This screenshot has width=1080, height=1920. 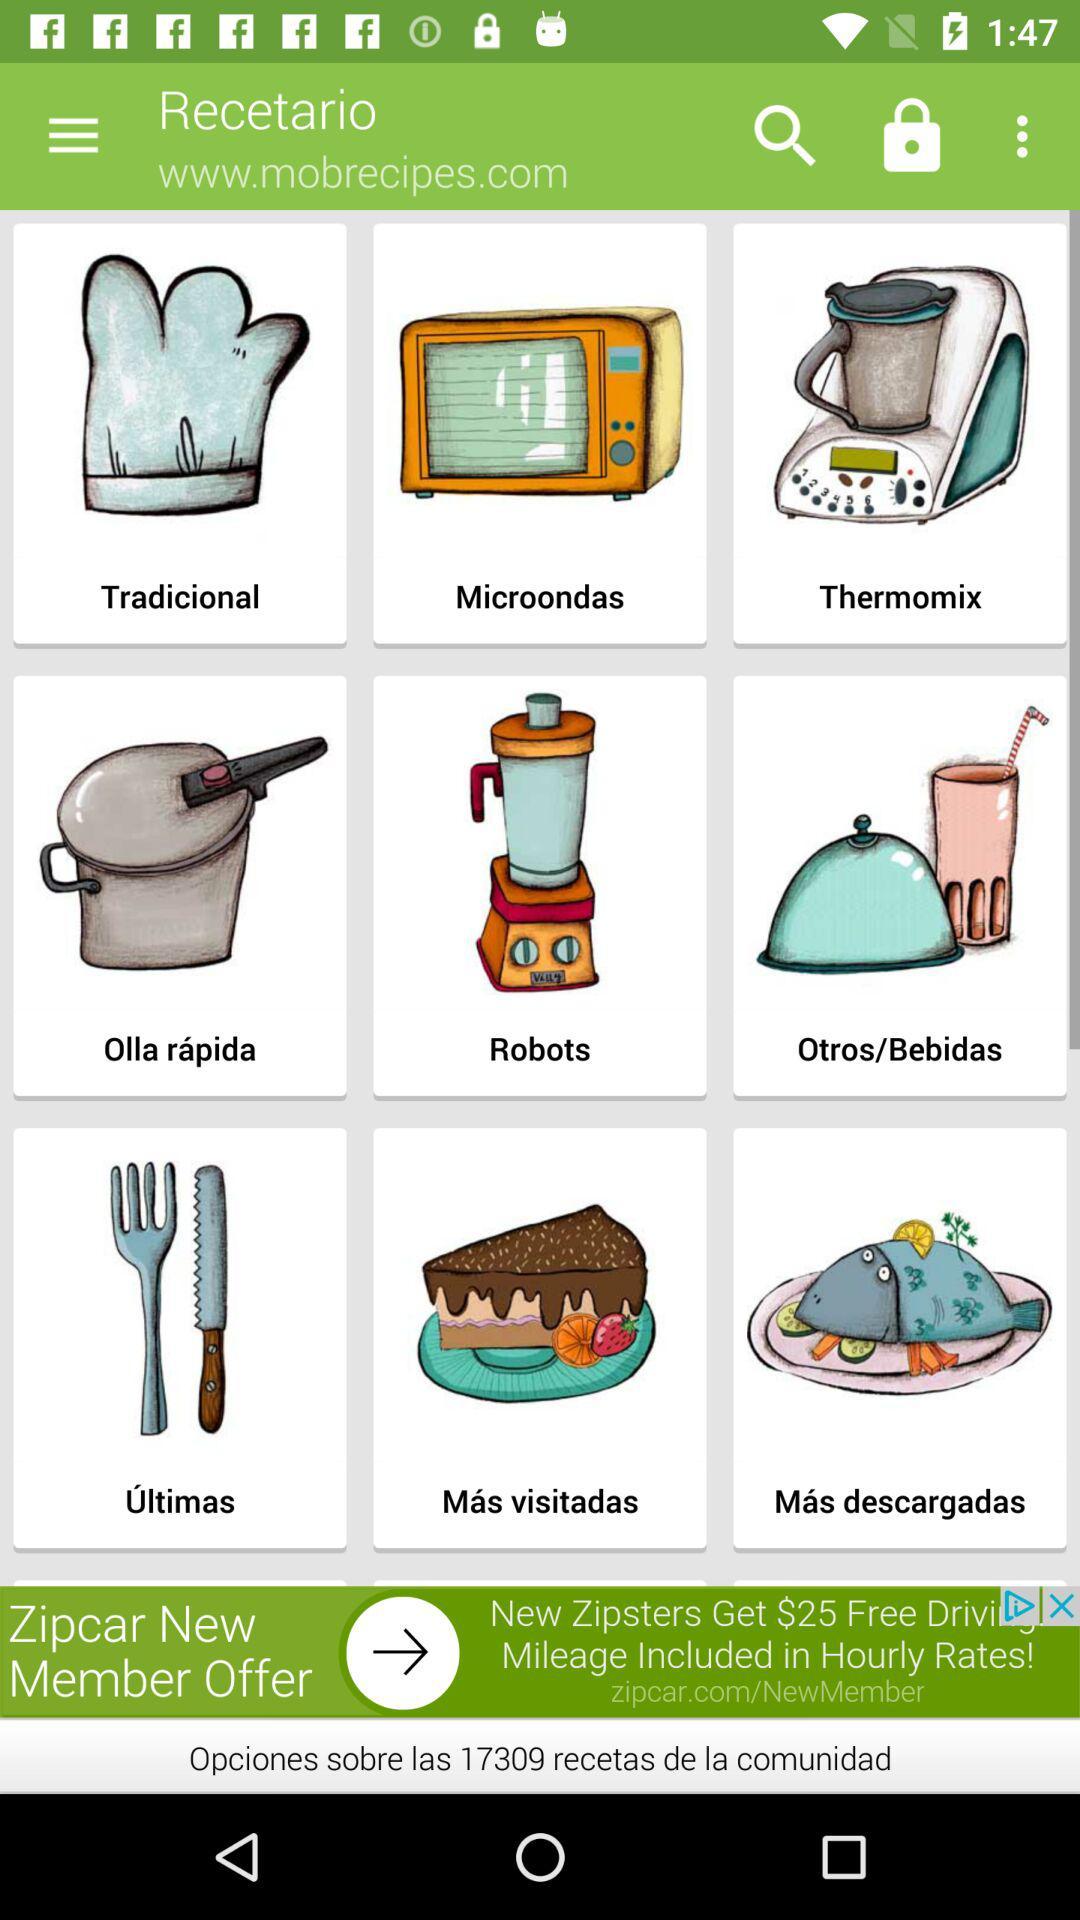 What do you see at coordinates (540, 1651) in the screenshot?
I see `advertisement` at bounding box center [540, 1651].